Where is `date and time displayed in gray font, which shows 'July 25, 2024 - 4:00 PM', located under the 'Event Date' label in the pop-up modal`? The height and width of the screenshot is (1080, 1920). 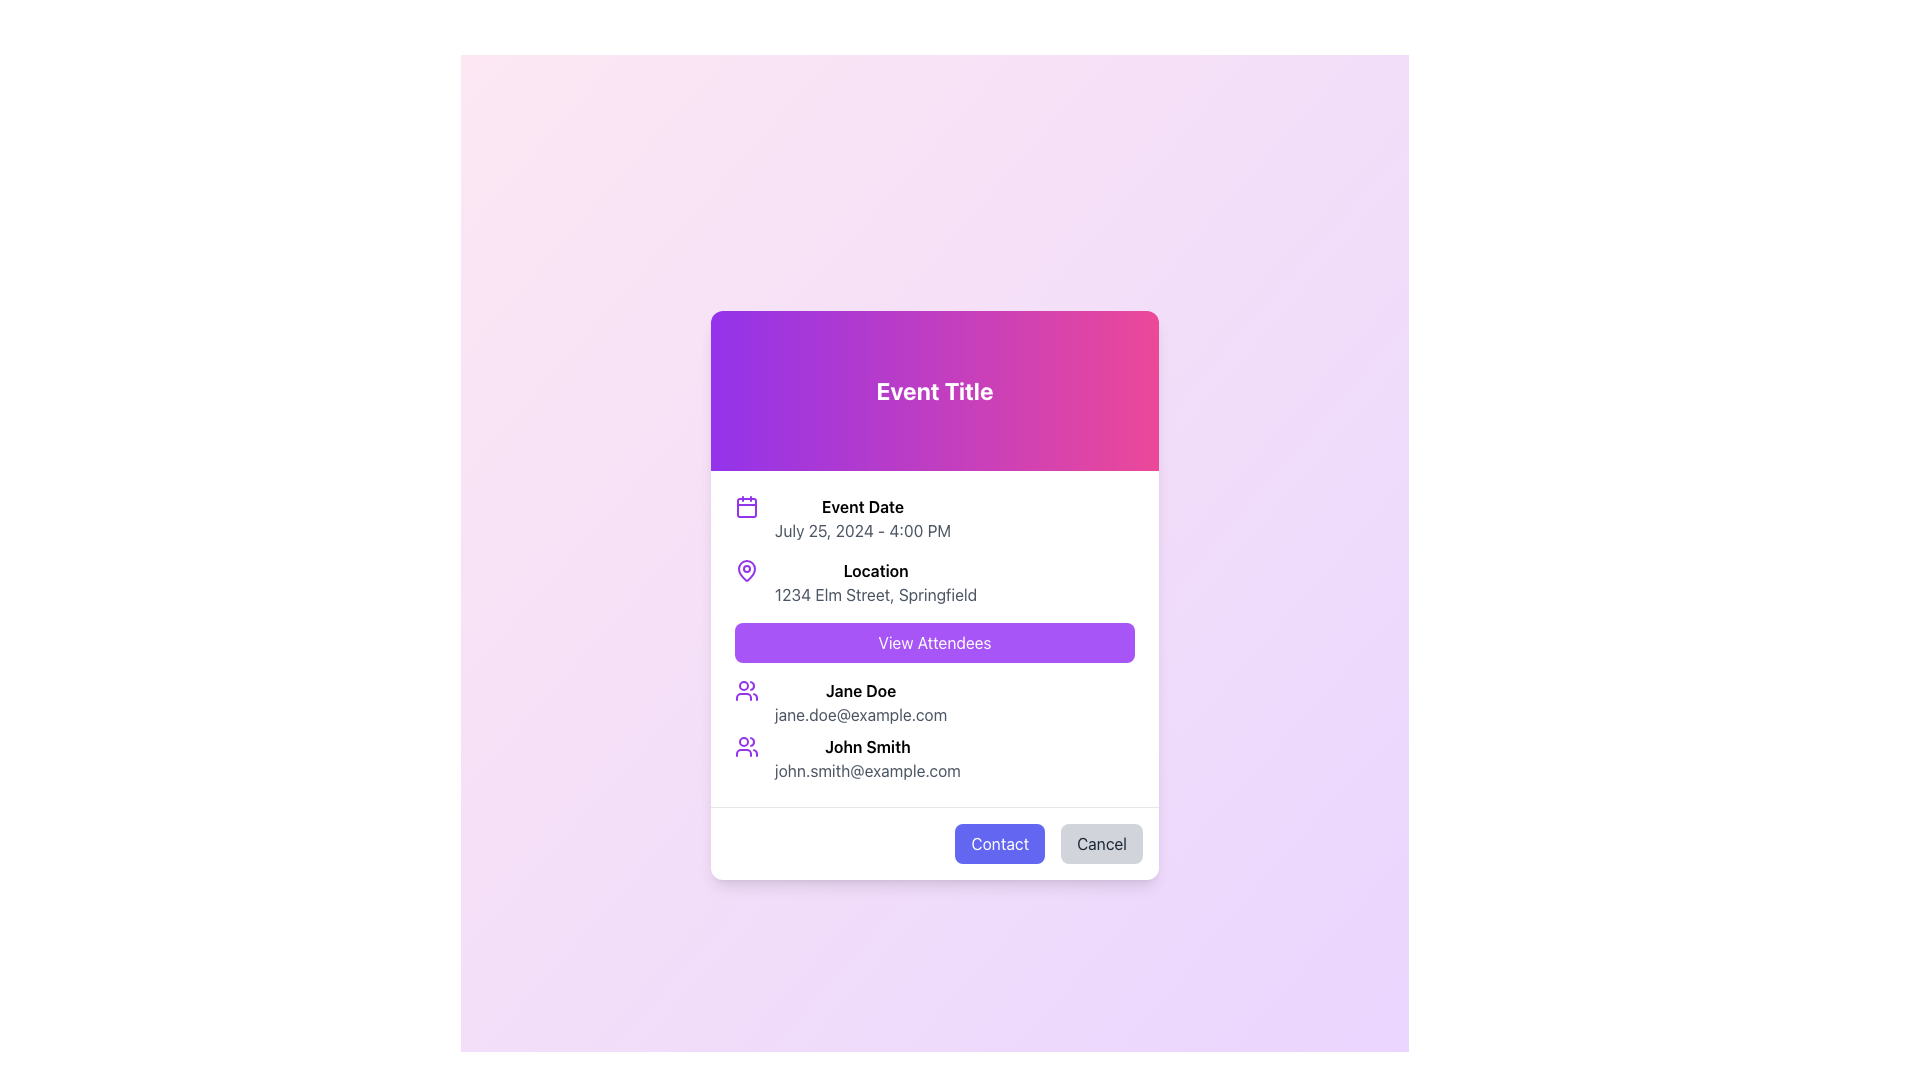 date and time displayed in gray font, which shows 'July 25, 2024 - 4:00 PM', located under the 'Event Date' label in the pop-up modal is located at coordinates (863, 529).